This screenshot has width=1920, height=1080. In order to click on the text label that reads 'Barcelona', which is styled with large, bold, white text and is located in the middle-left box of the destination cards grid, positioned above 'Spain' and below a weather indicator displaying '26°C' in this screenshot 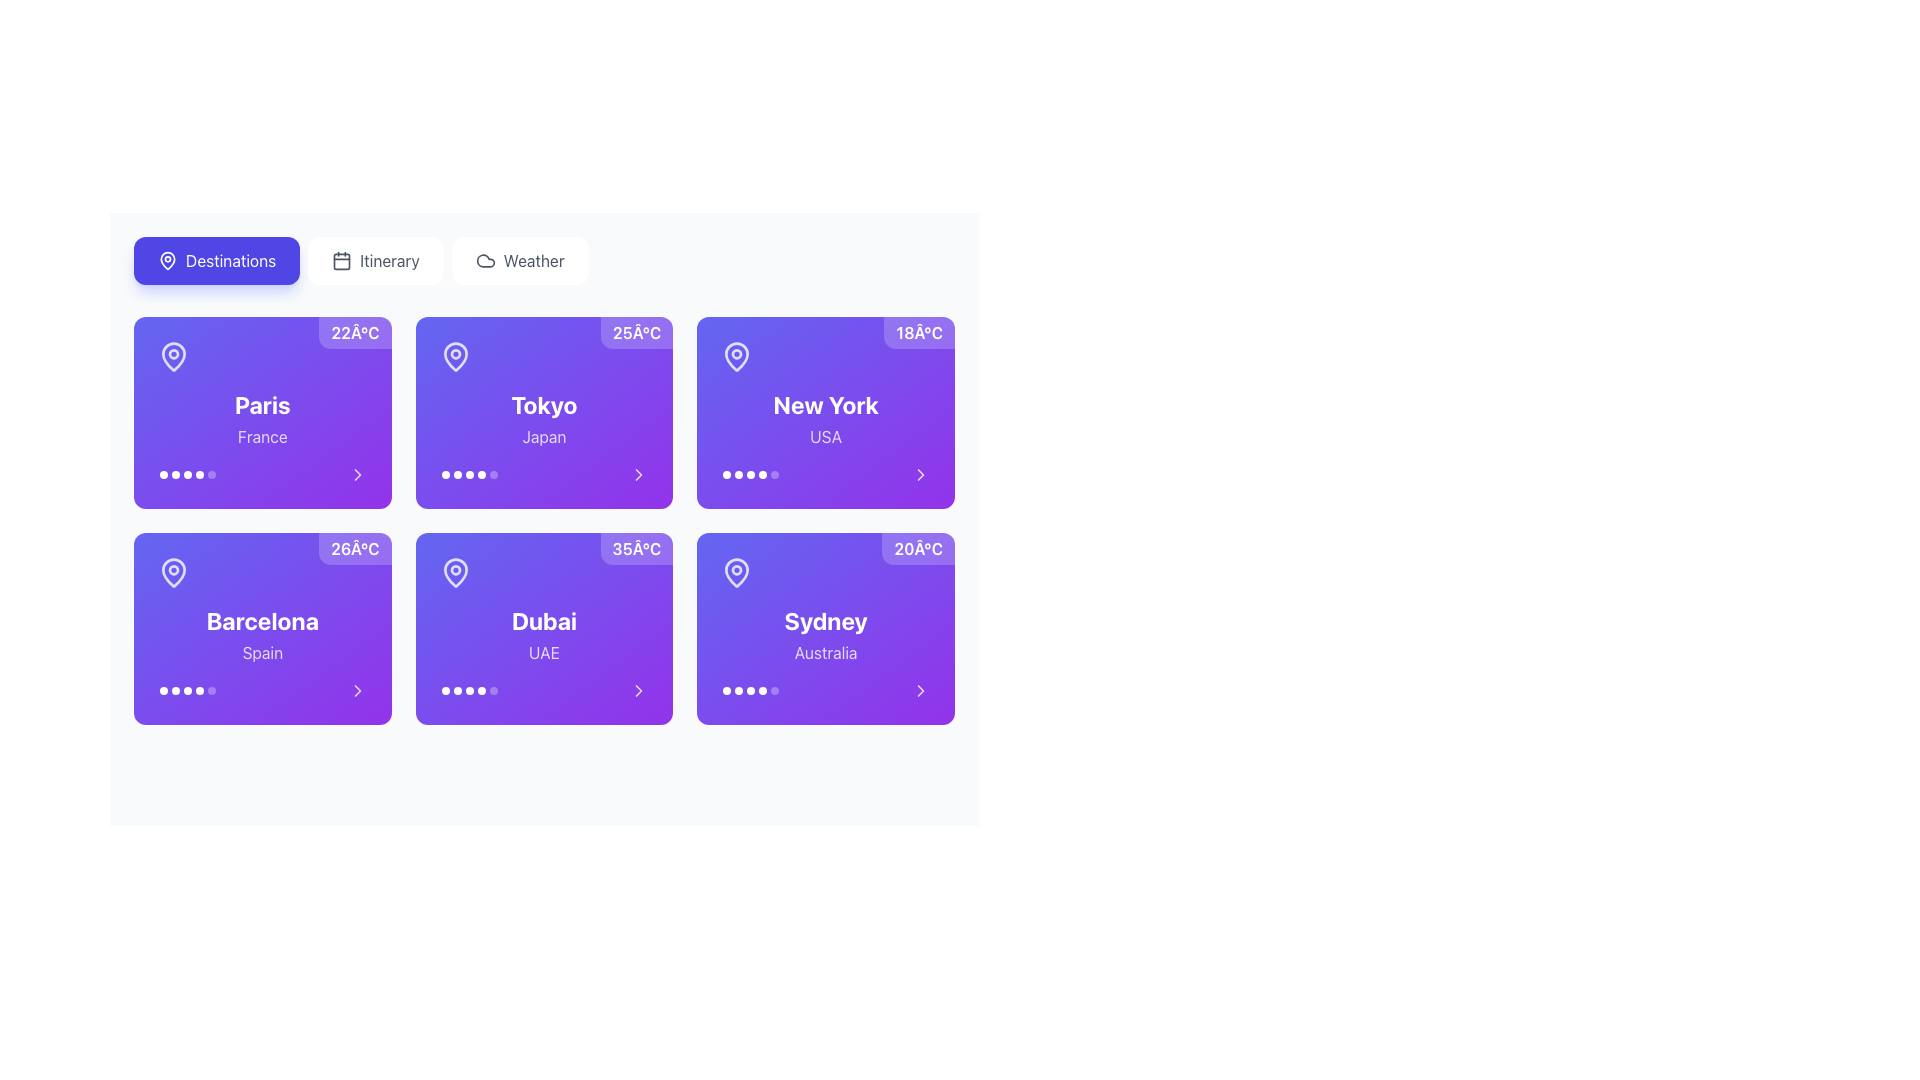, I will do `click(261, 620)`.